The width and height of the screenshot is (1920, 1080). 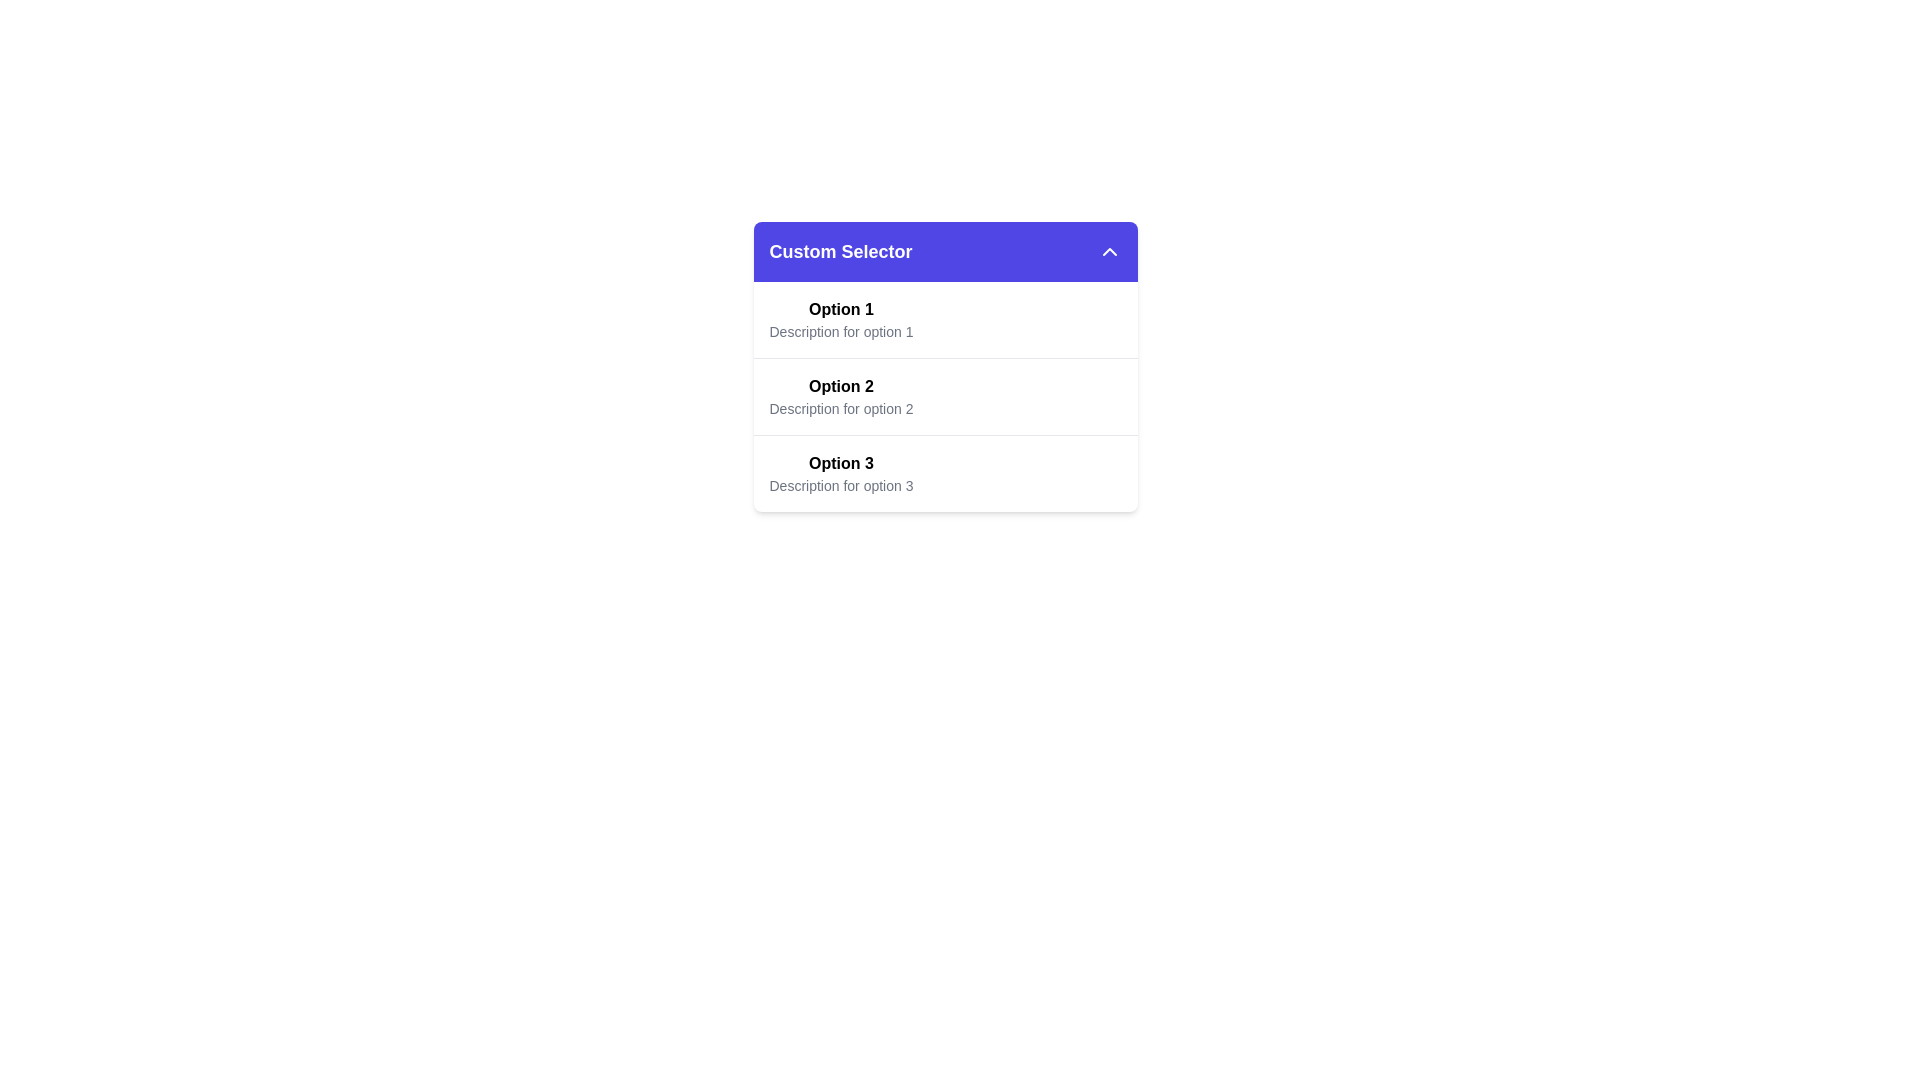 What do you see at coordinates (841, 397) in the screenshot?
I see `the text block element displaying 'Option 2' under the 'Custom Selector' dropdown` at bounding box center [841, 397].